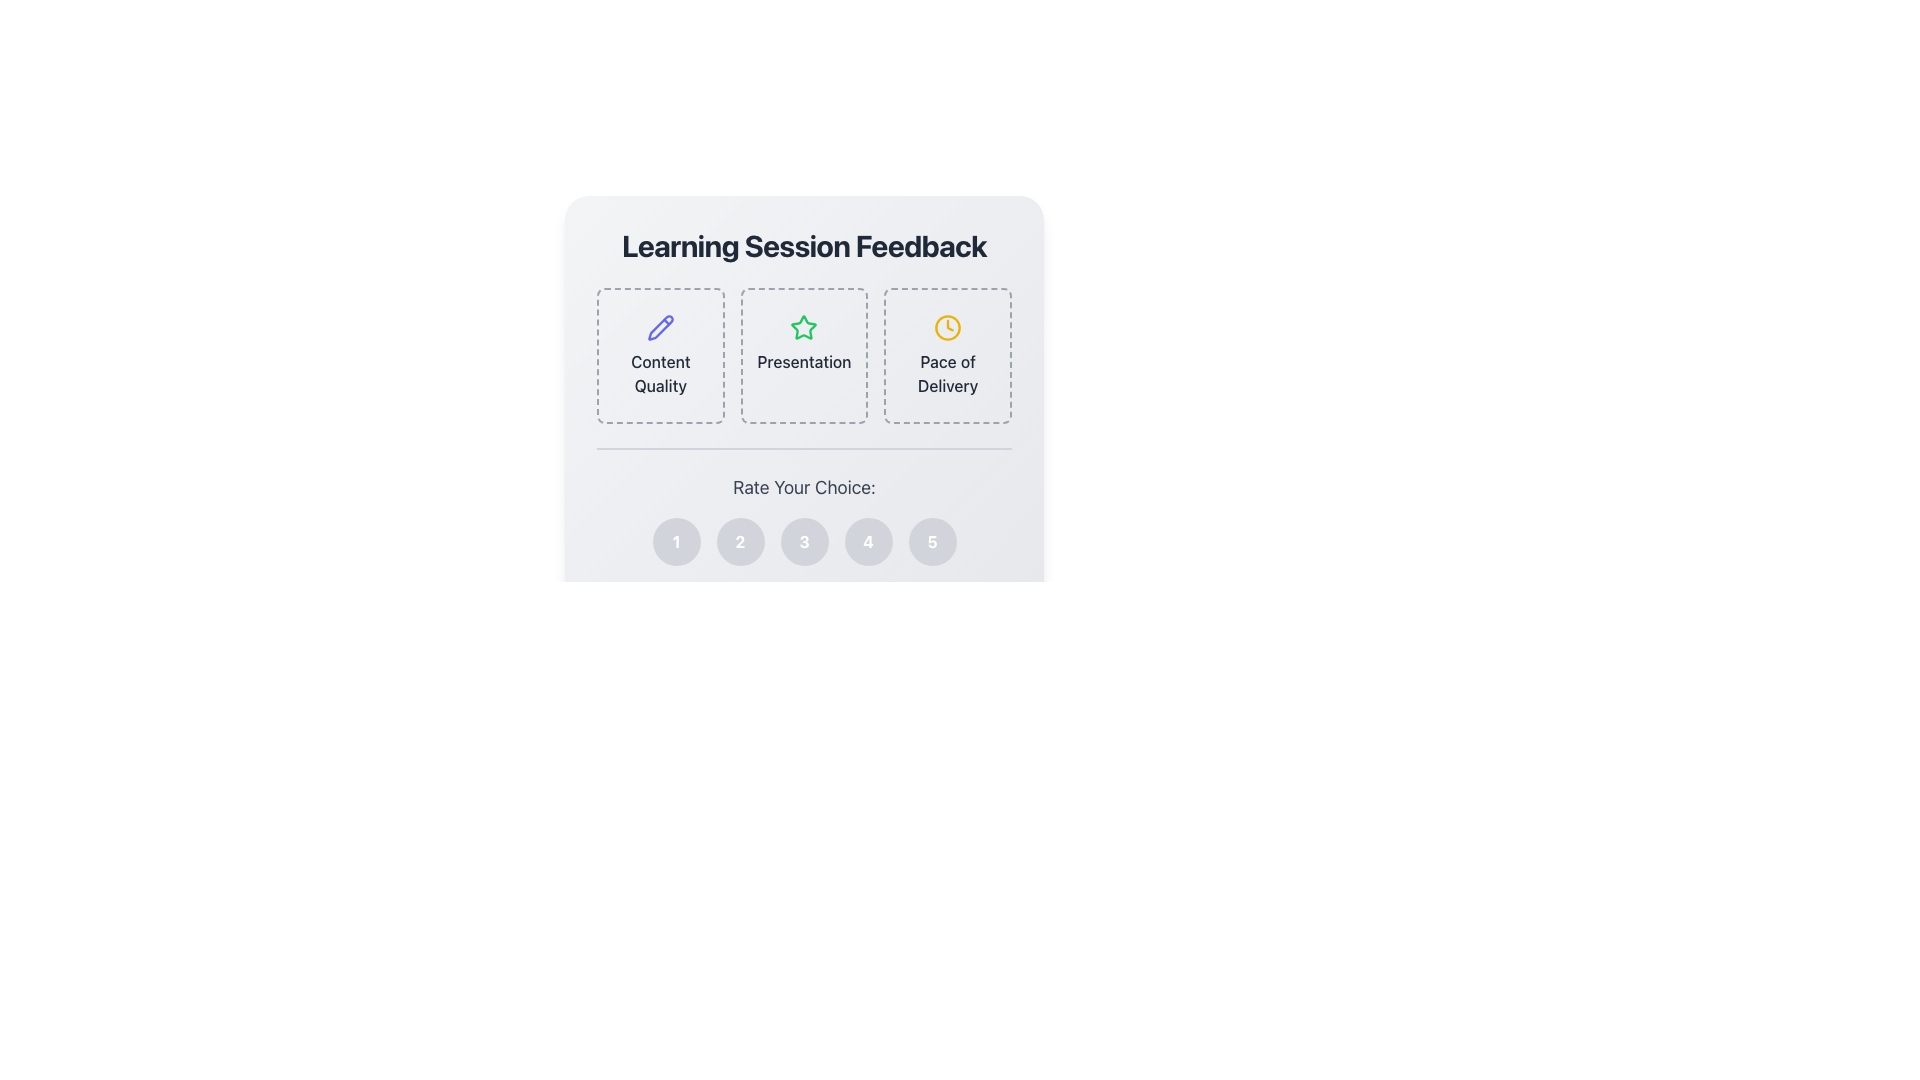 The image size is (1920, 1080). What do you see at coordinates (947, 374) in the screenshot?
I see `the 'Pace of Delivery' text label, which is located below the clock icon in the feedback form` at bounding box center [947, 374].